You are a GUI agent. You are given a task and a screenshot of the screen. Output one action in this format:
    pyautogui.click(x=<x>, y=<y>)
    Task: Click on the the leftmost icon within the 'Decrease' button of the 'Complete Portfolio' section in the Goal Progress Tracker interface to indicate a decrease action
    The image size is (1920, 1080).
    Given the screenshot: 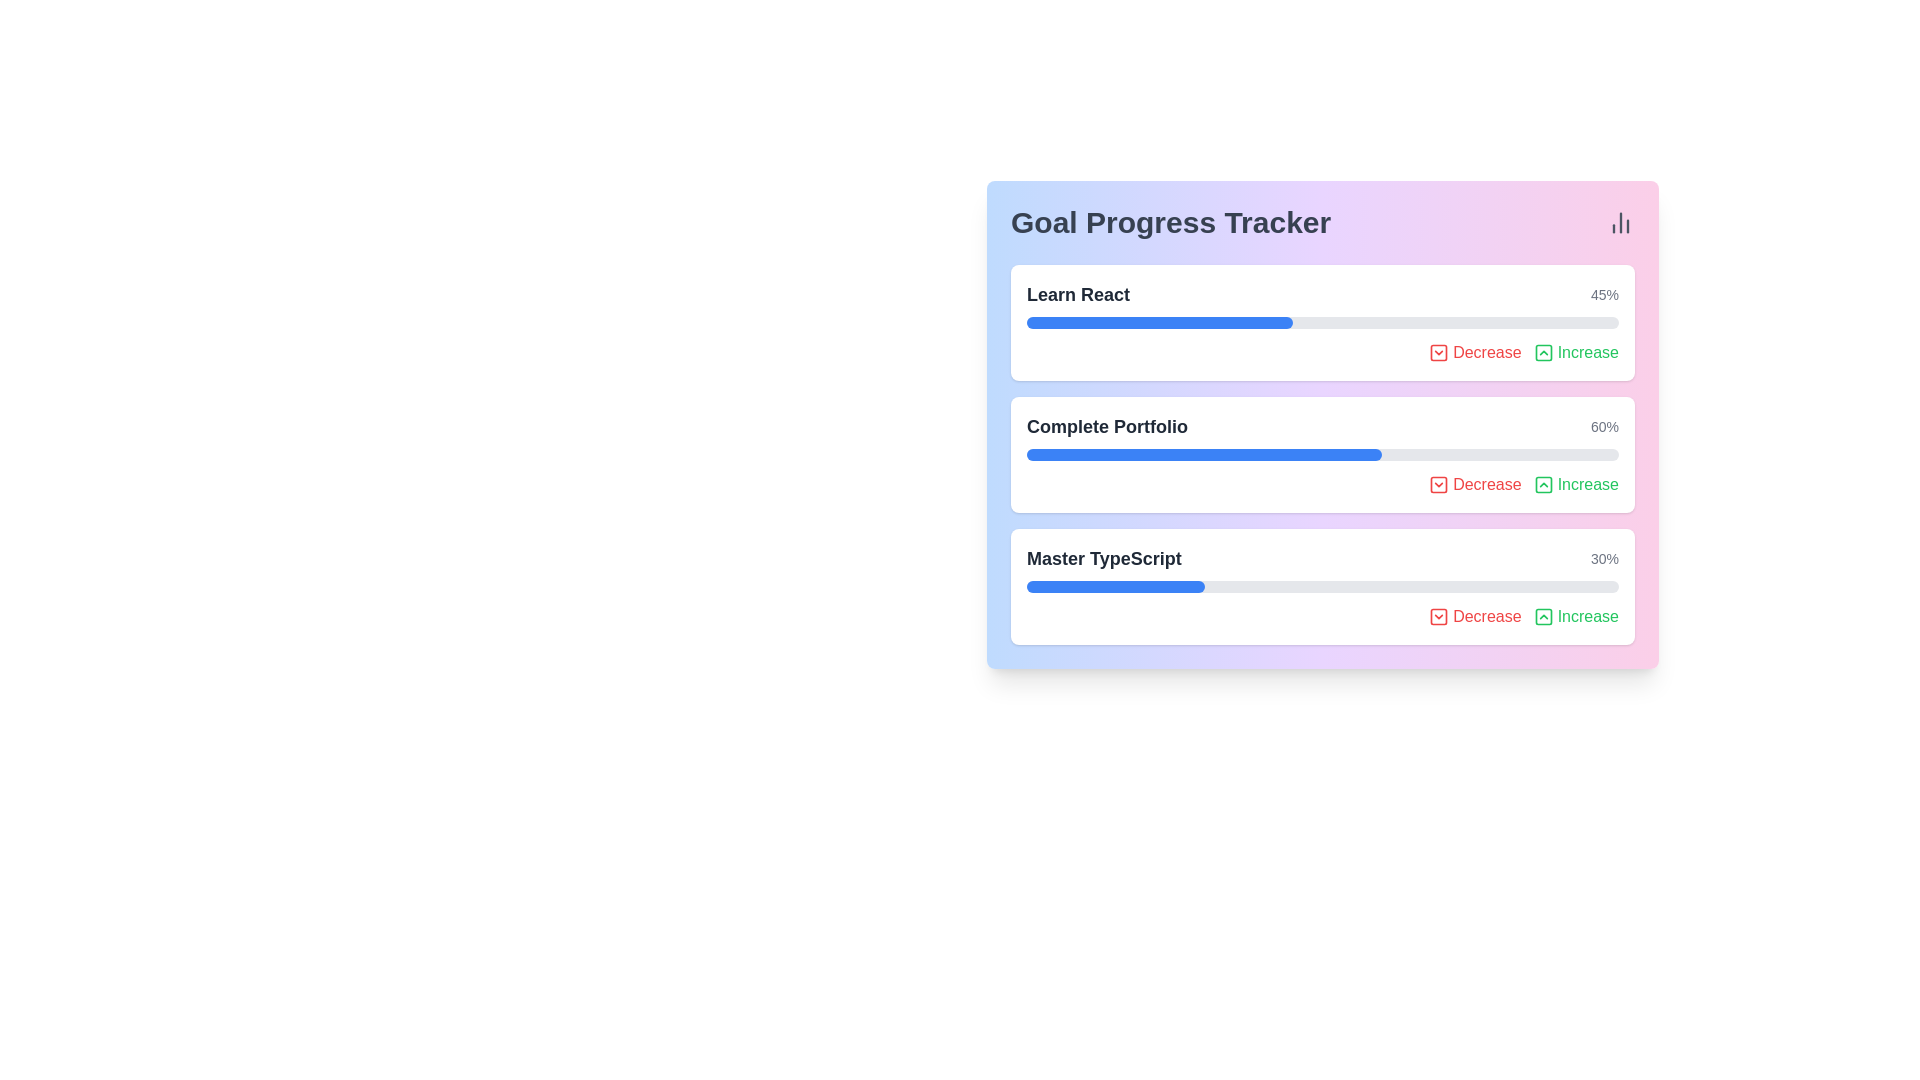 What is the action you would take?
    pyautogui.click(x=1438, y=485)
    